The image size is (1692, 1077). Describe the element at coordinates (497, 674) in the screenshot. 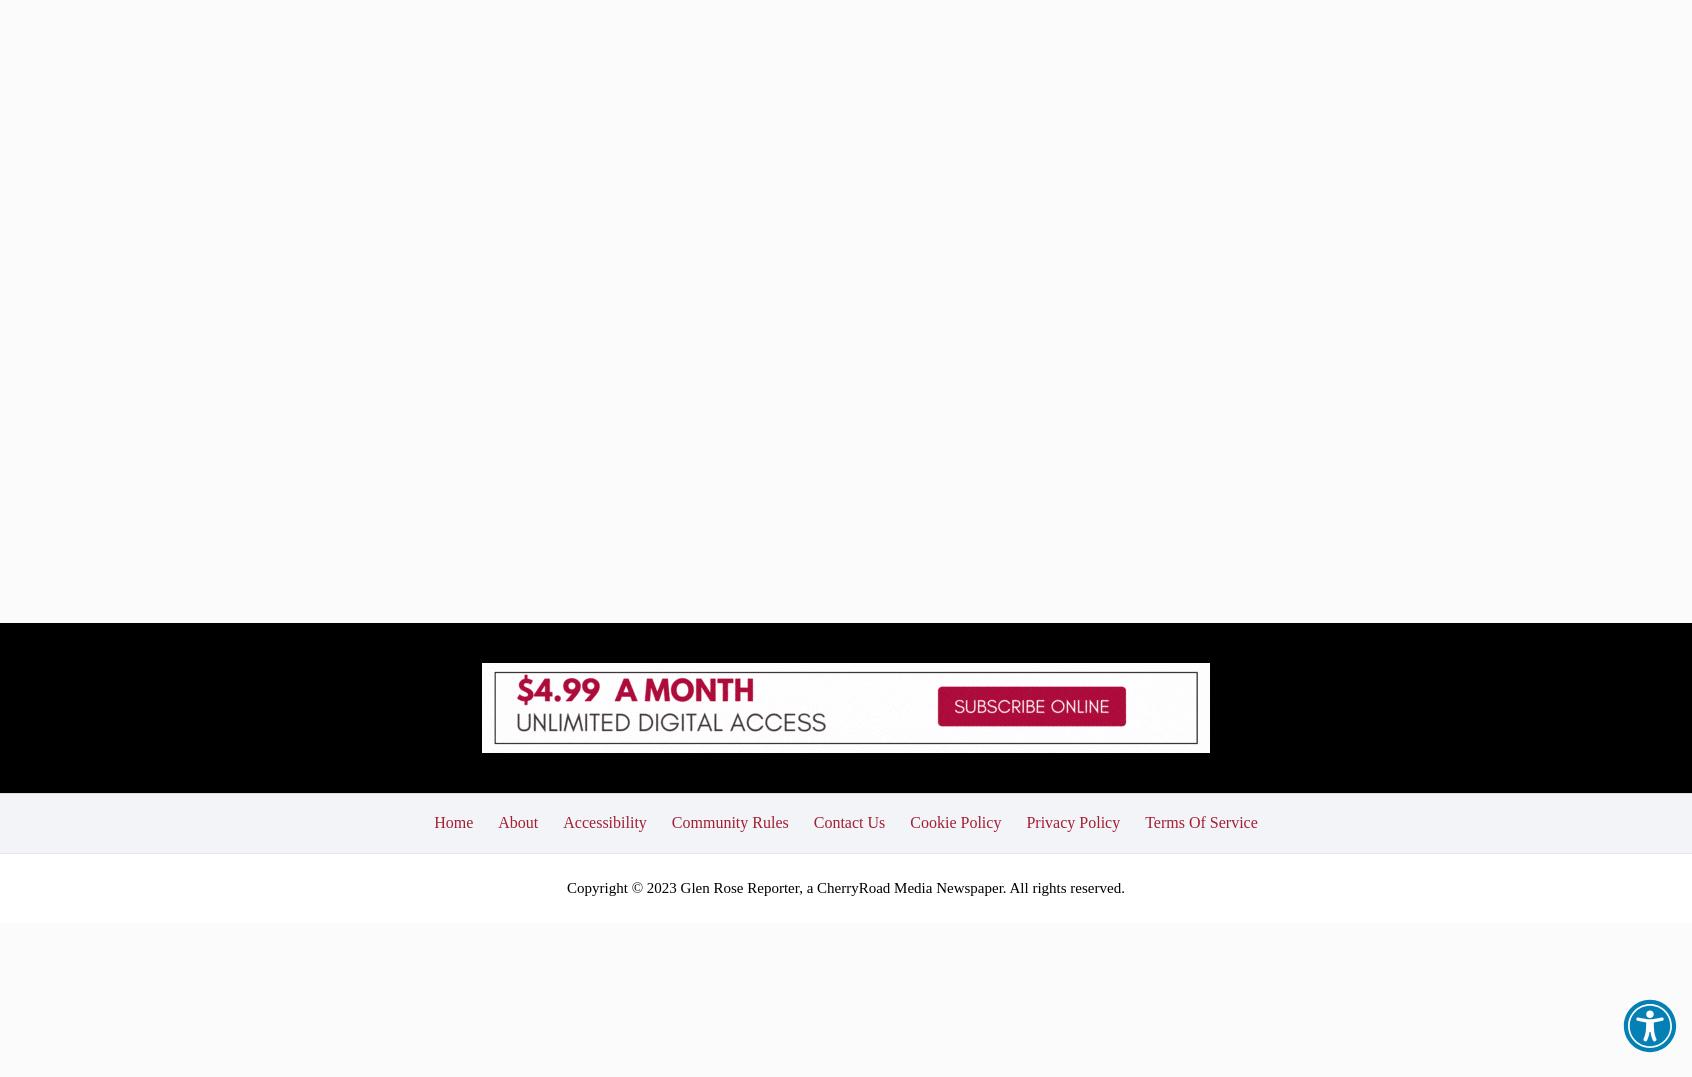

I see `'About'` at that location.